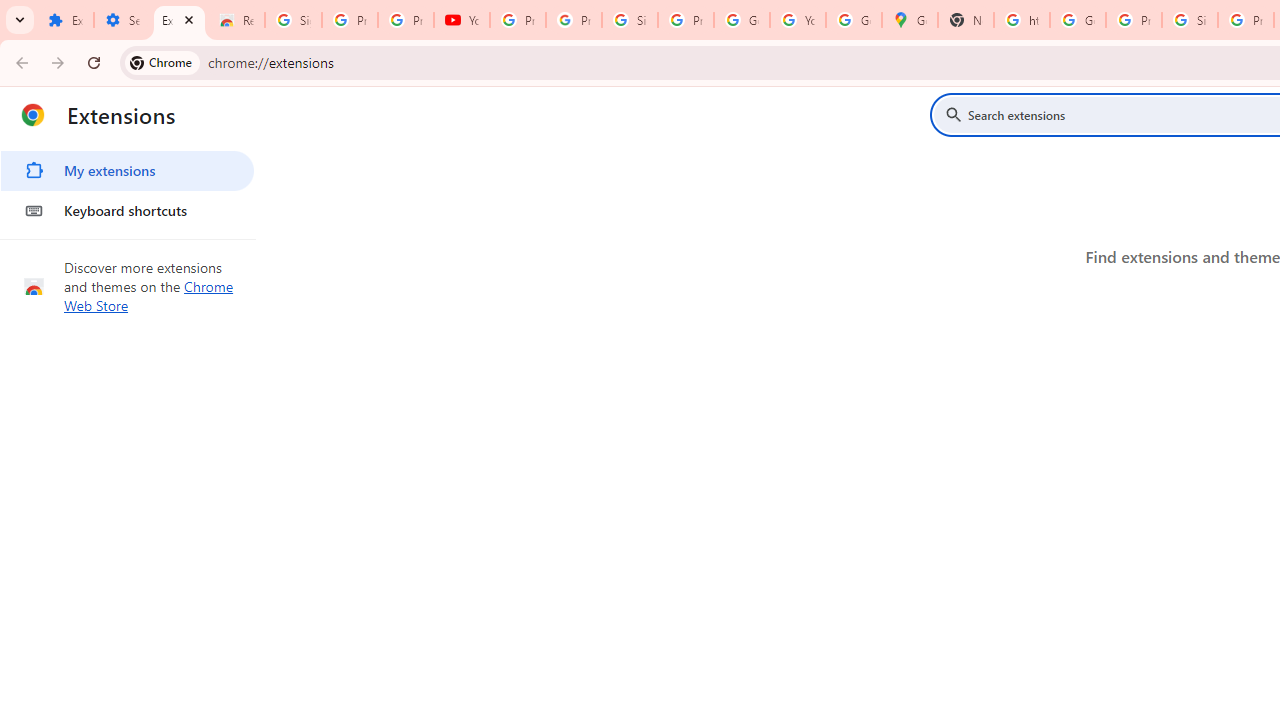 The image size is (1280, 720). What do you see at coordinates (126, 170) in the screenshot?
I see `'My extensions'` at bounding box center [126, 170].